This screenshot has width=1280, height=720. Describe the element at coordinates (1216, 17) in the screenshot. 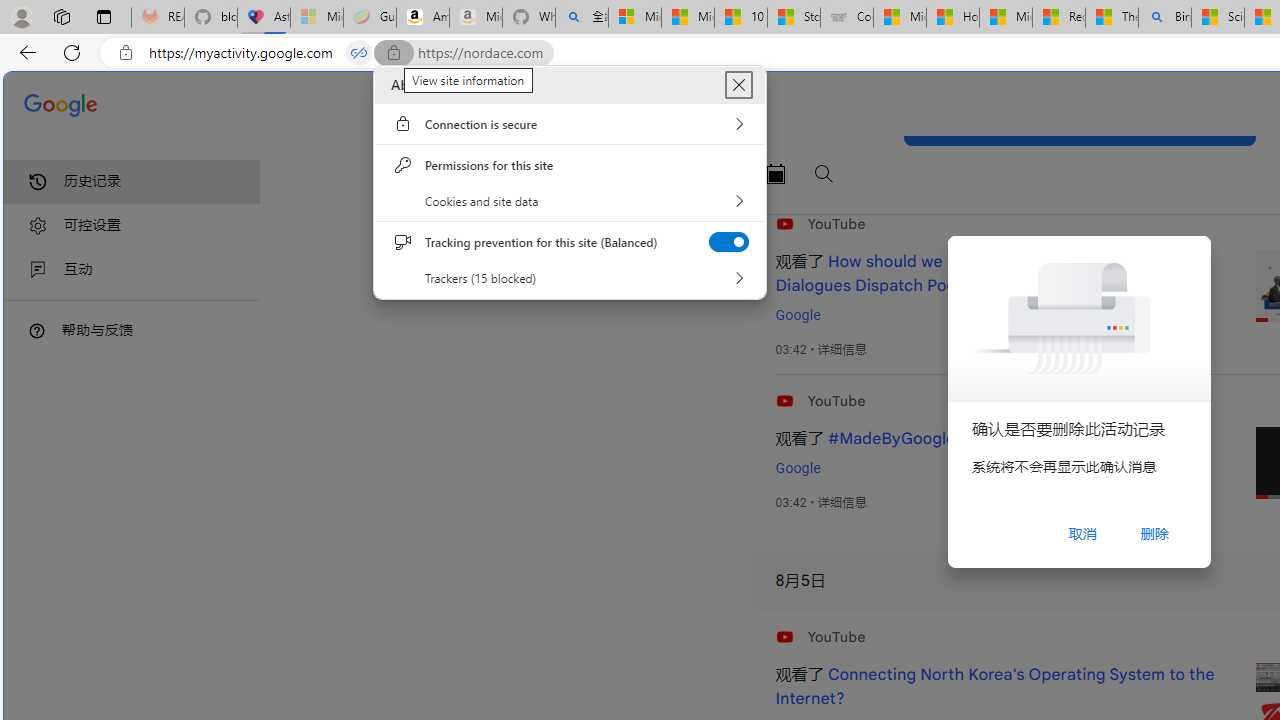

I see `'Science - MSN'` at that location.